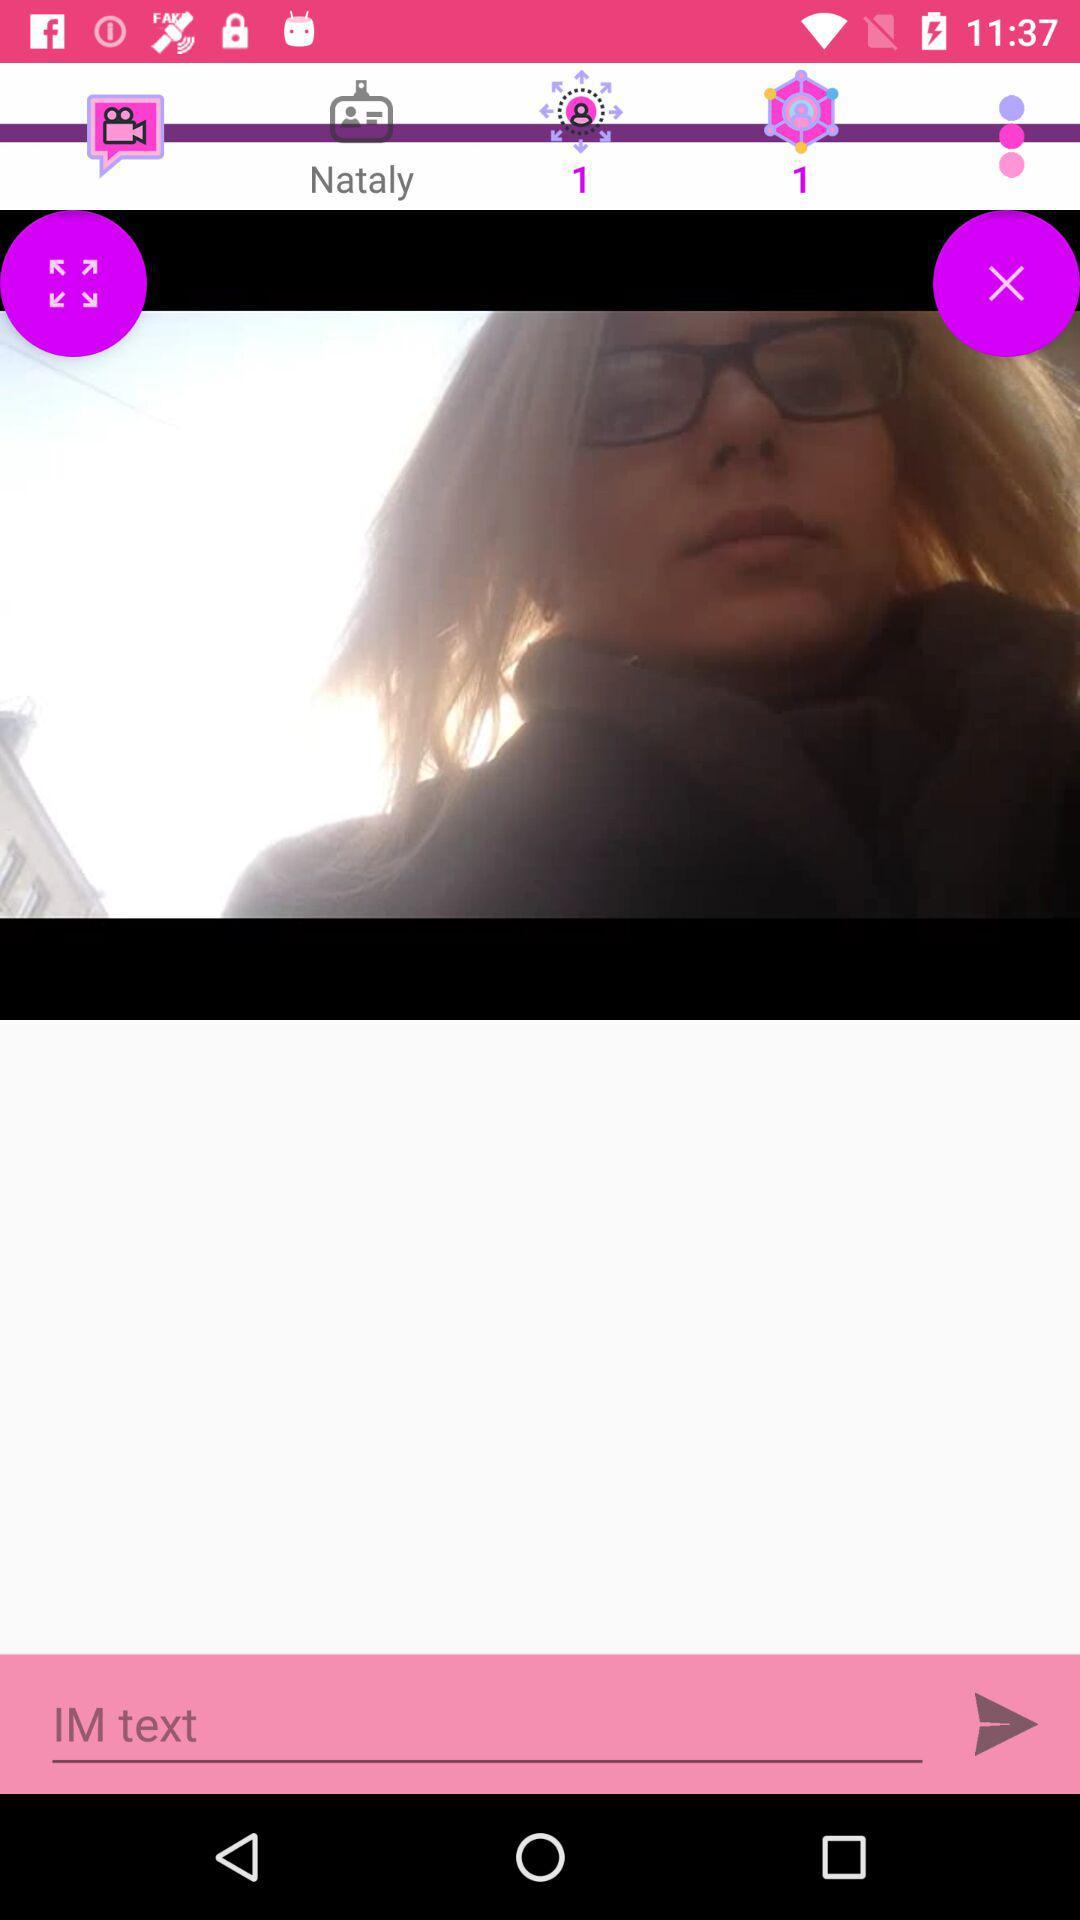 The width and height of the screenshot is (1080, 1920). What do you see at coordinates (1006, 282) in the screenshot?
I see `closes screen` at bounding box center [1006, 282].